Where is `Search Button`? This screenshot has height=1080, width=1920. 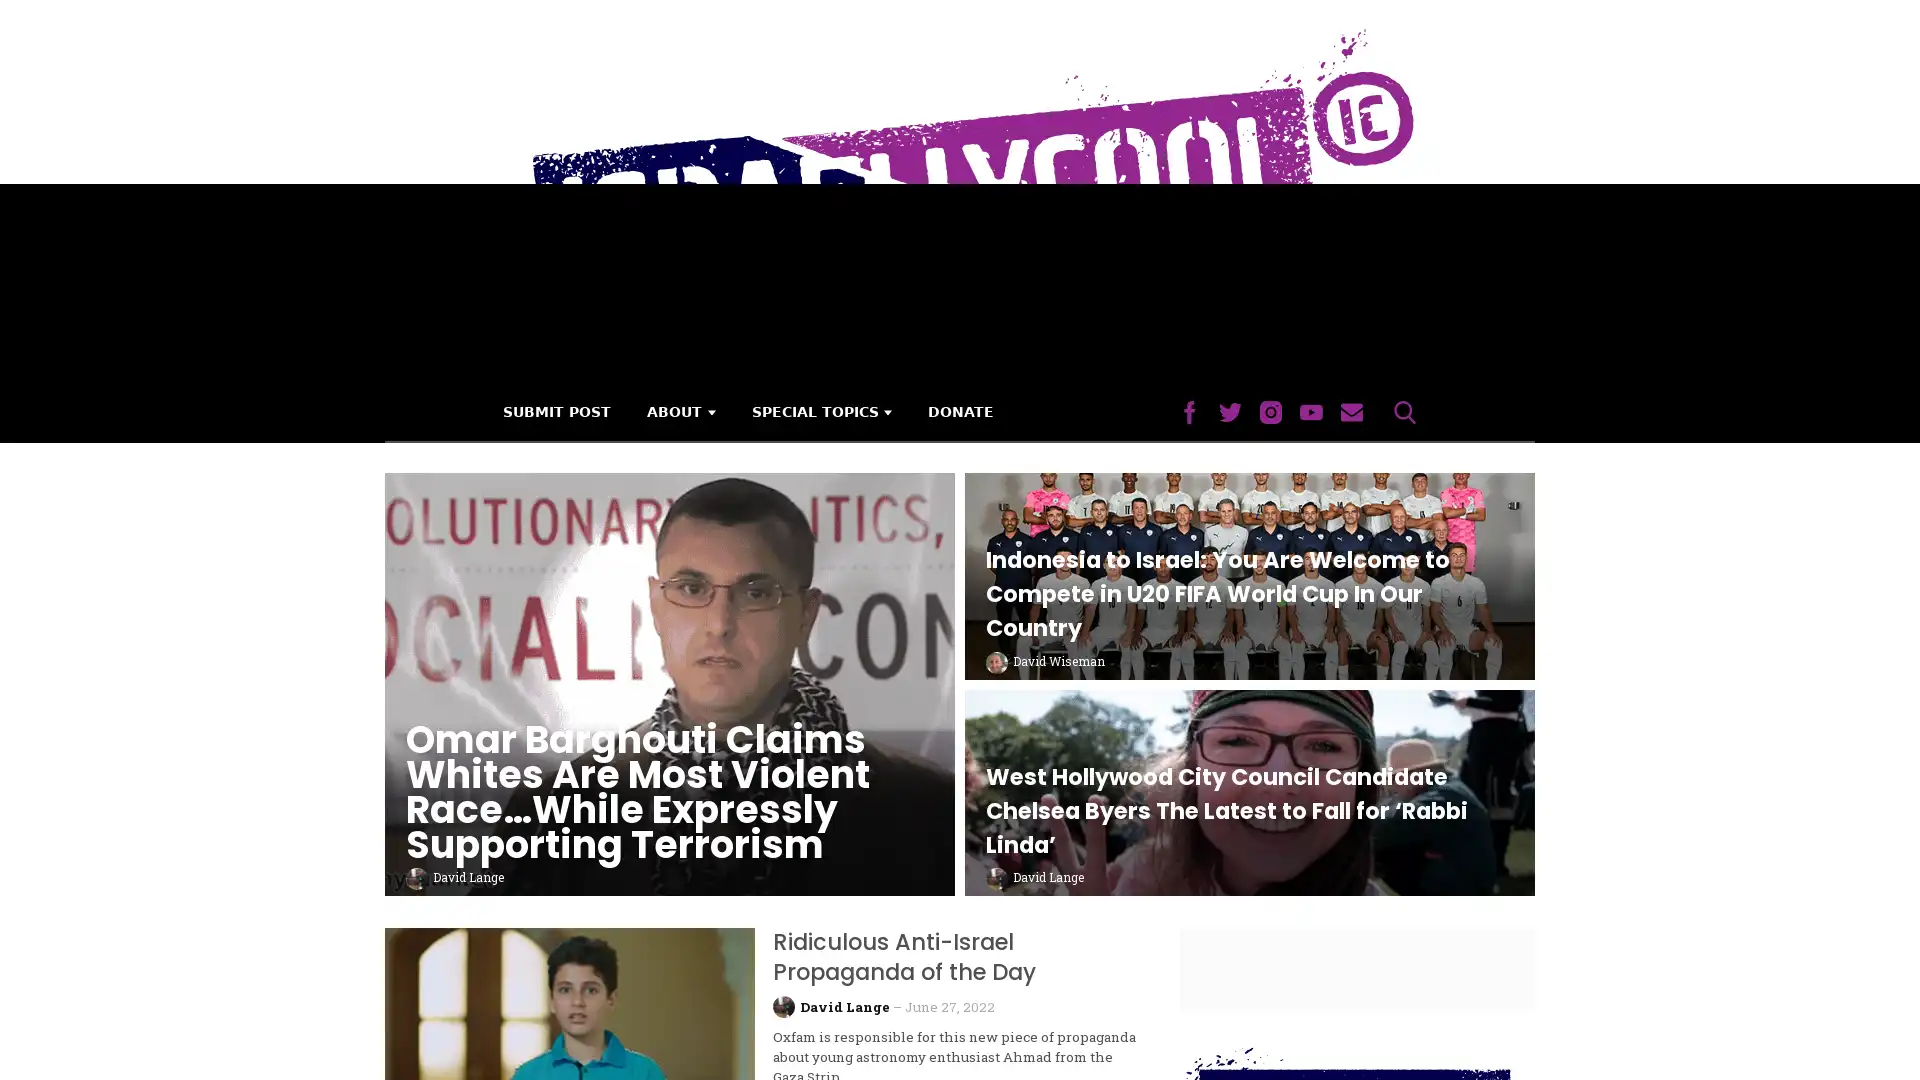
Search Button is located at coordinates (1403, 411).